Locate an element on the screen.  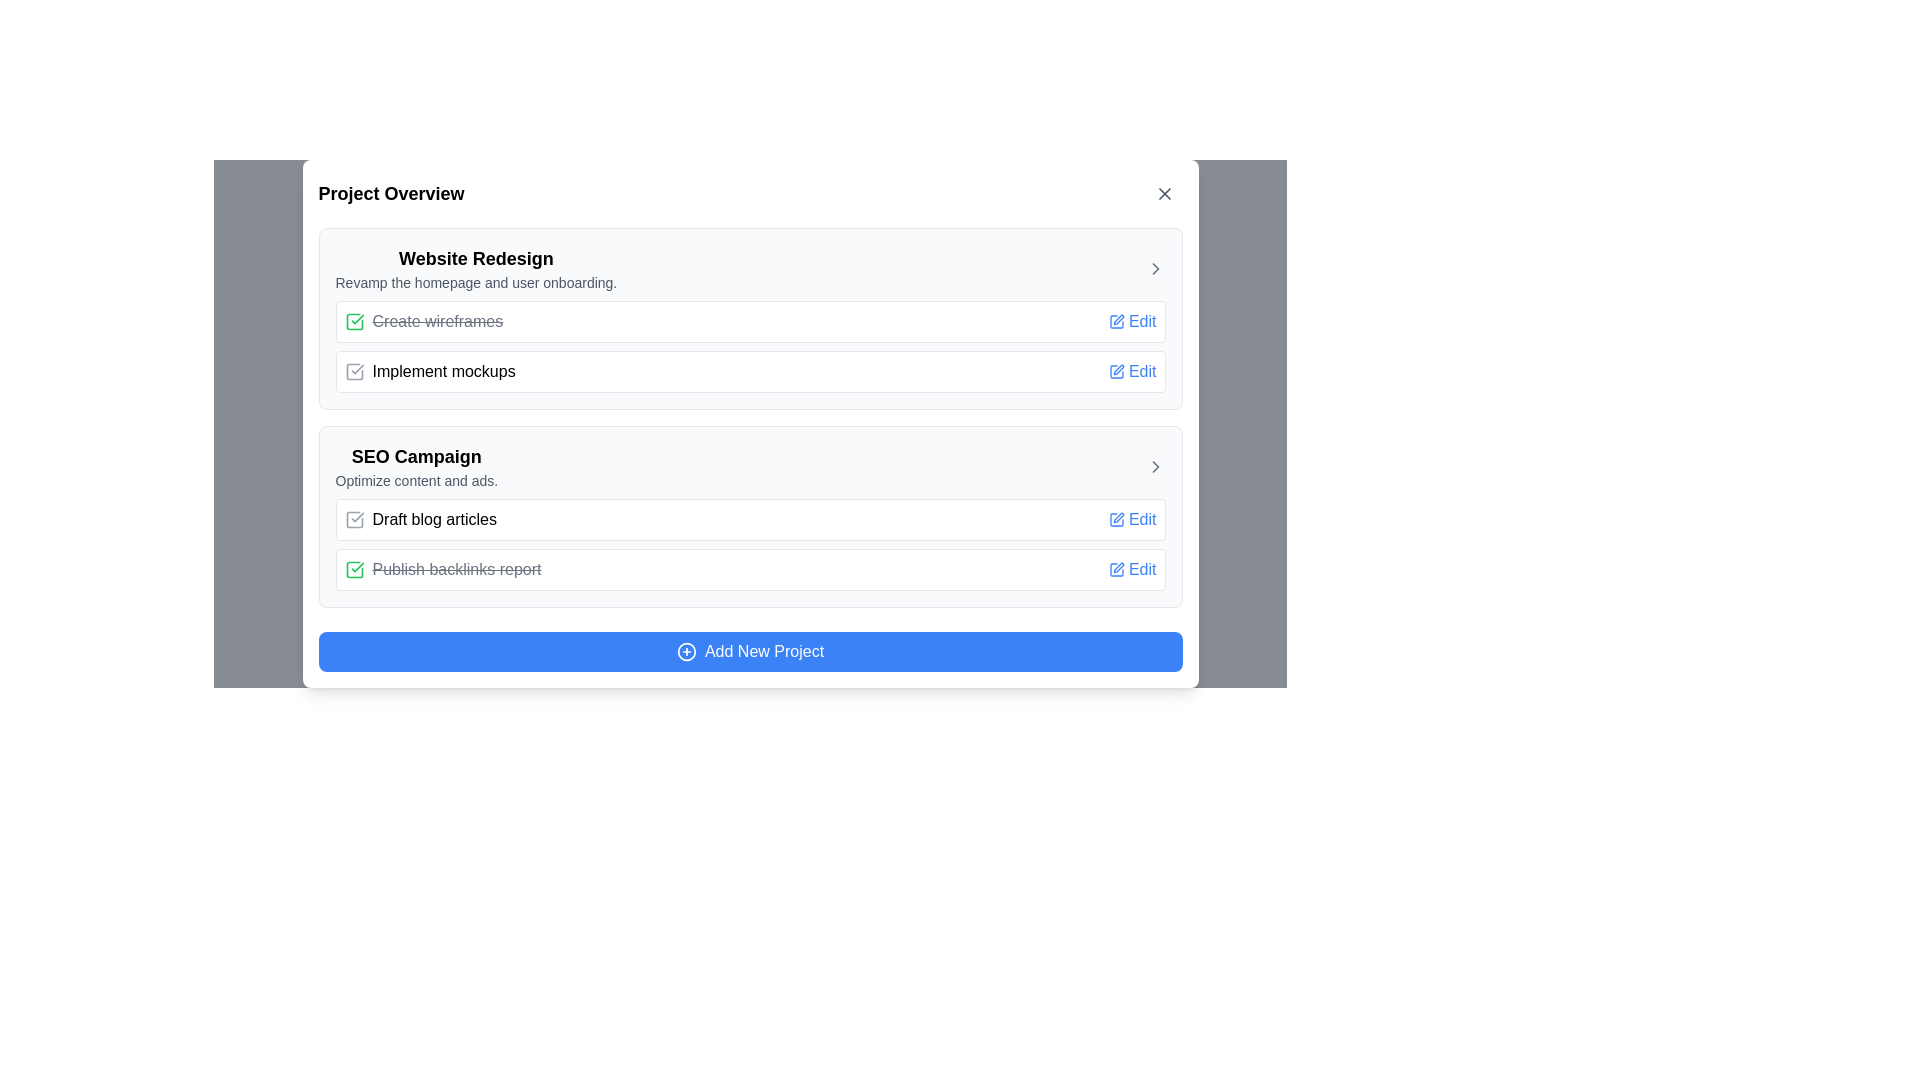
the text label that serves as a title for the project summary, located near the top portion of the section above the descriptive text line is located at coordinates (475, 257).